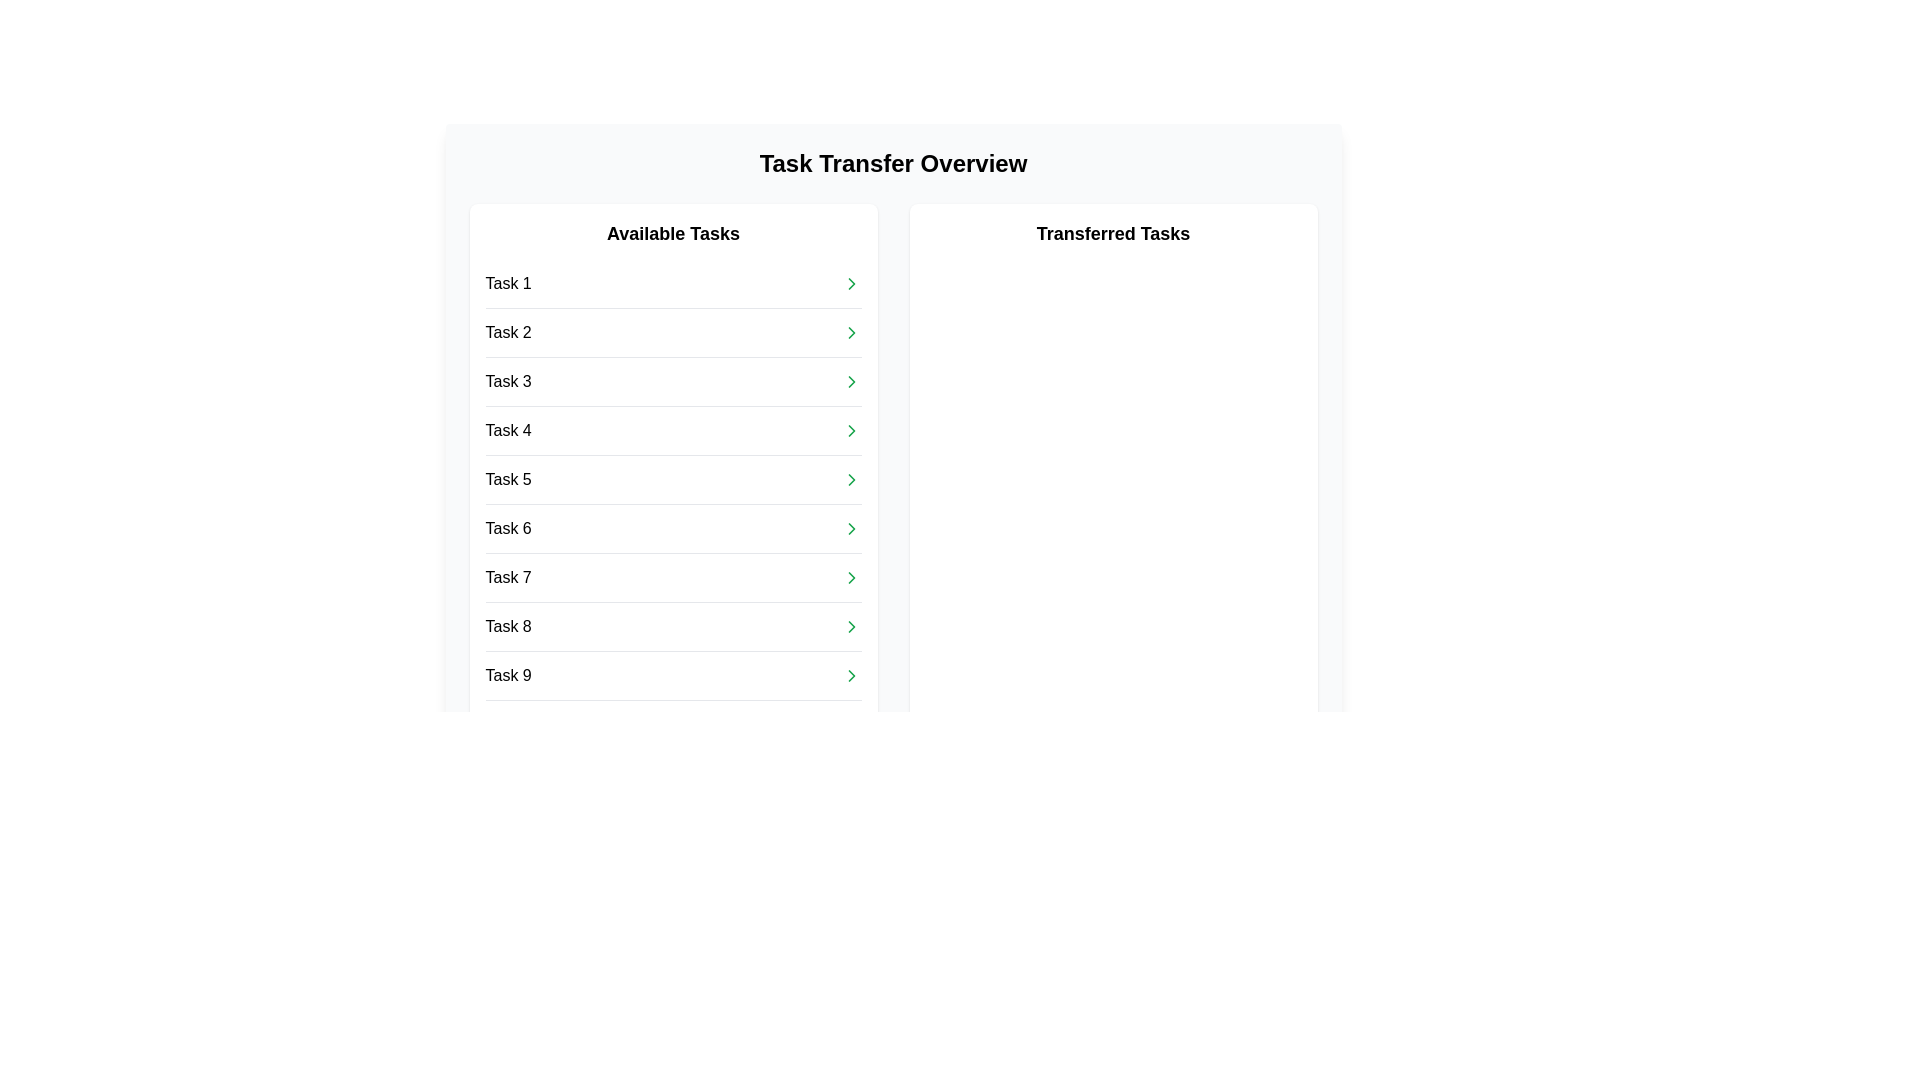 The image size is (1920, 1080). I want to click on the right-facing chevron icon in the 'Available Tasks' section for 'Task 3', so click(851, 381).